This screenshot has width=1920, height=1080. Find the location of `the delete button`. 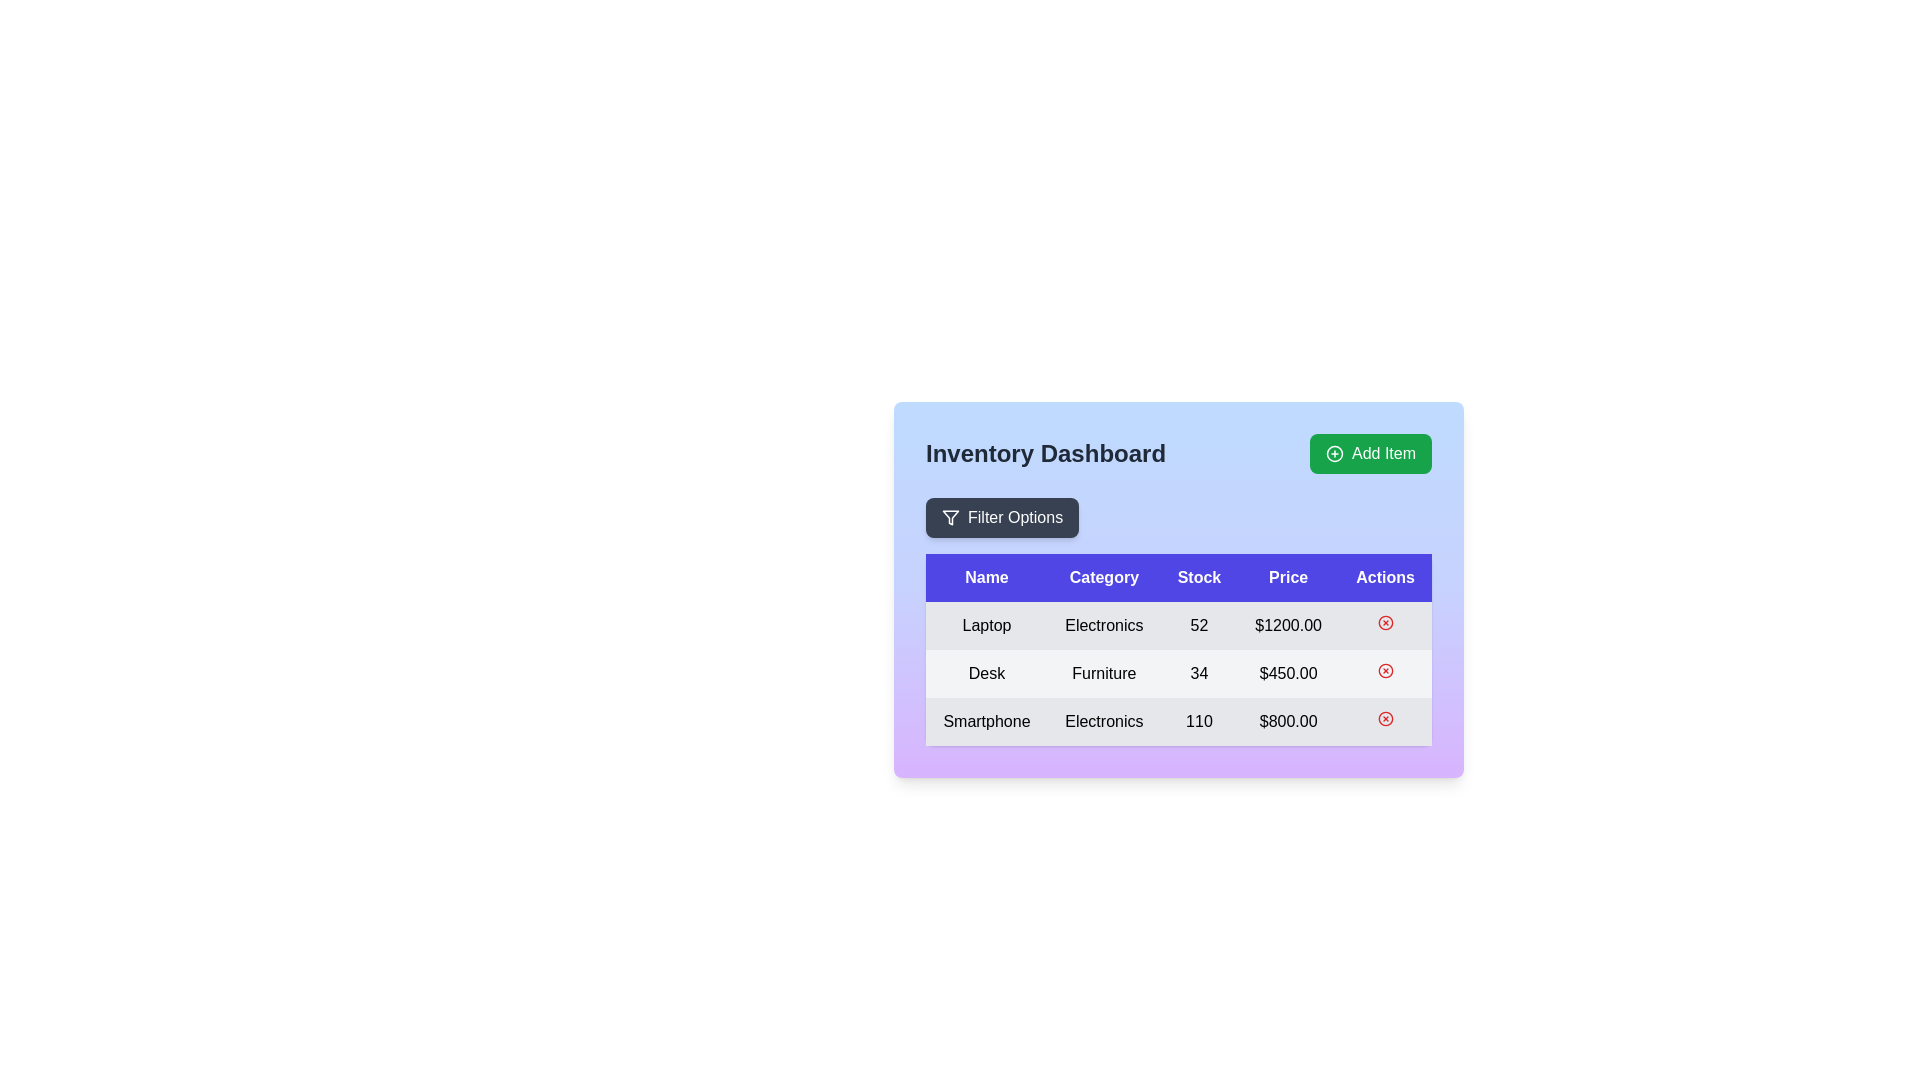

the delete button is located at coordinates (1384, 622).